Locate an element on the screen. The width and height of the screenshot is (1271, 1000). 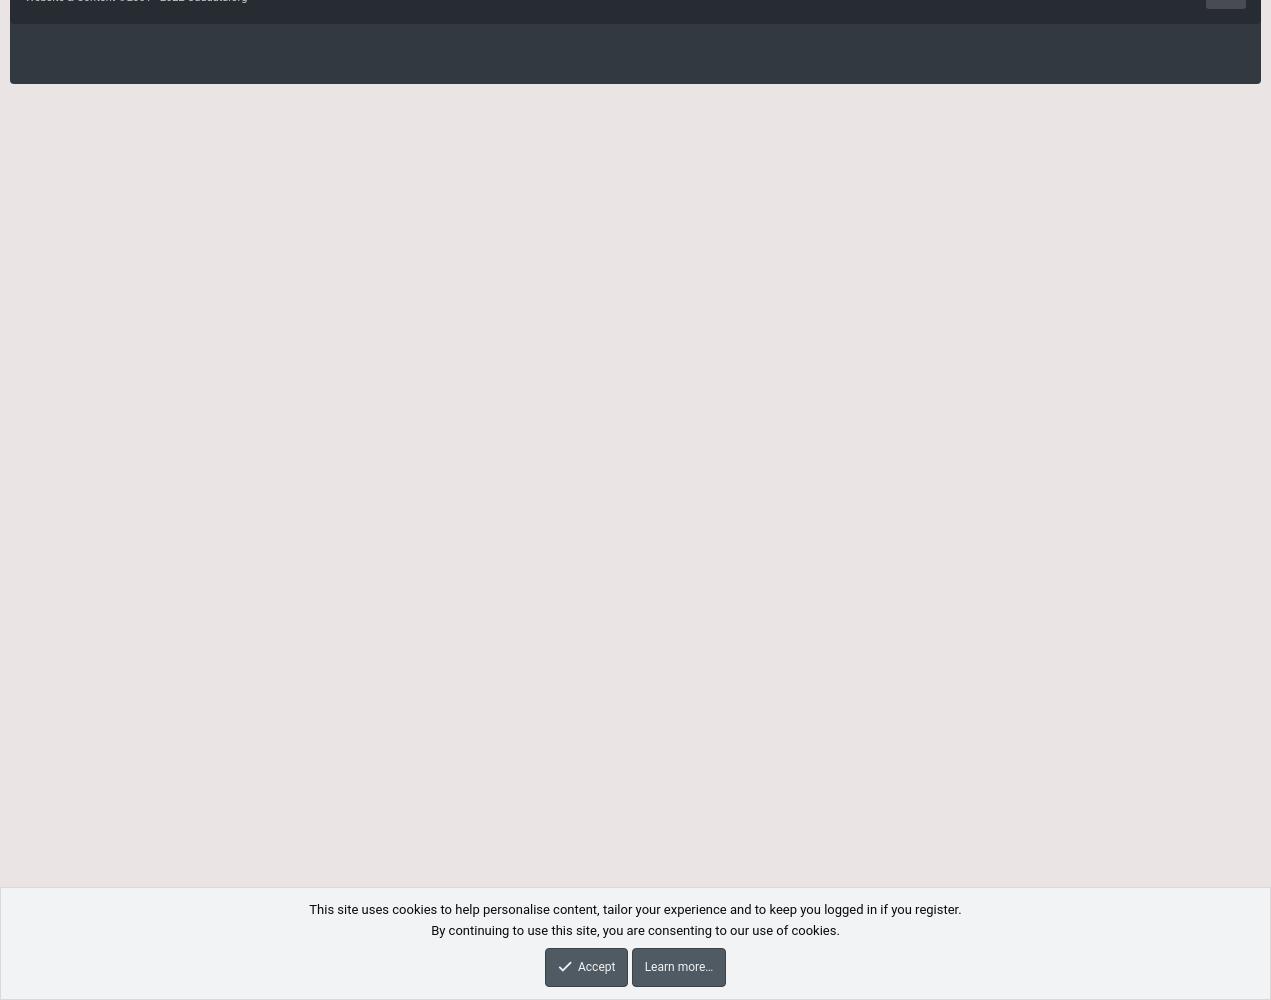
'Learn more…' is located at coordinates (678, 965).